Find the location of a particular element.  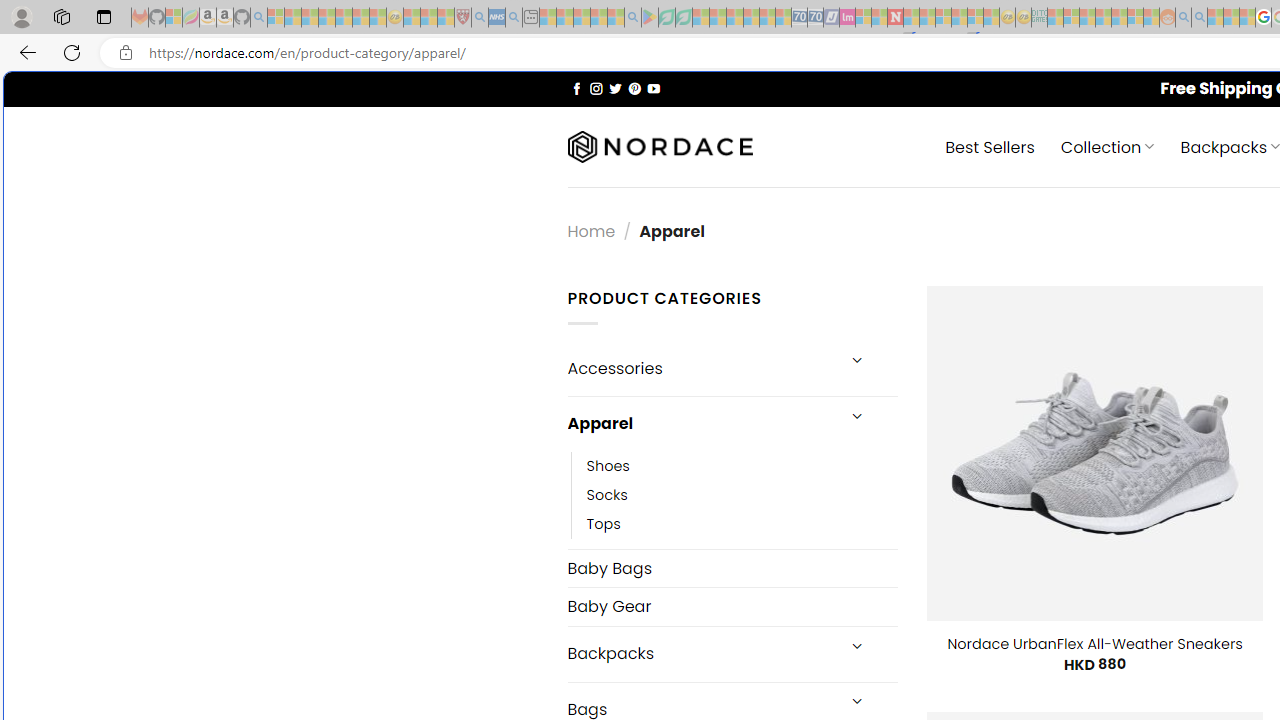

'New Report Confirms 2023 Was Record Hot | Watch - Sleeping' is located at coordinates (343, 17).